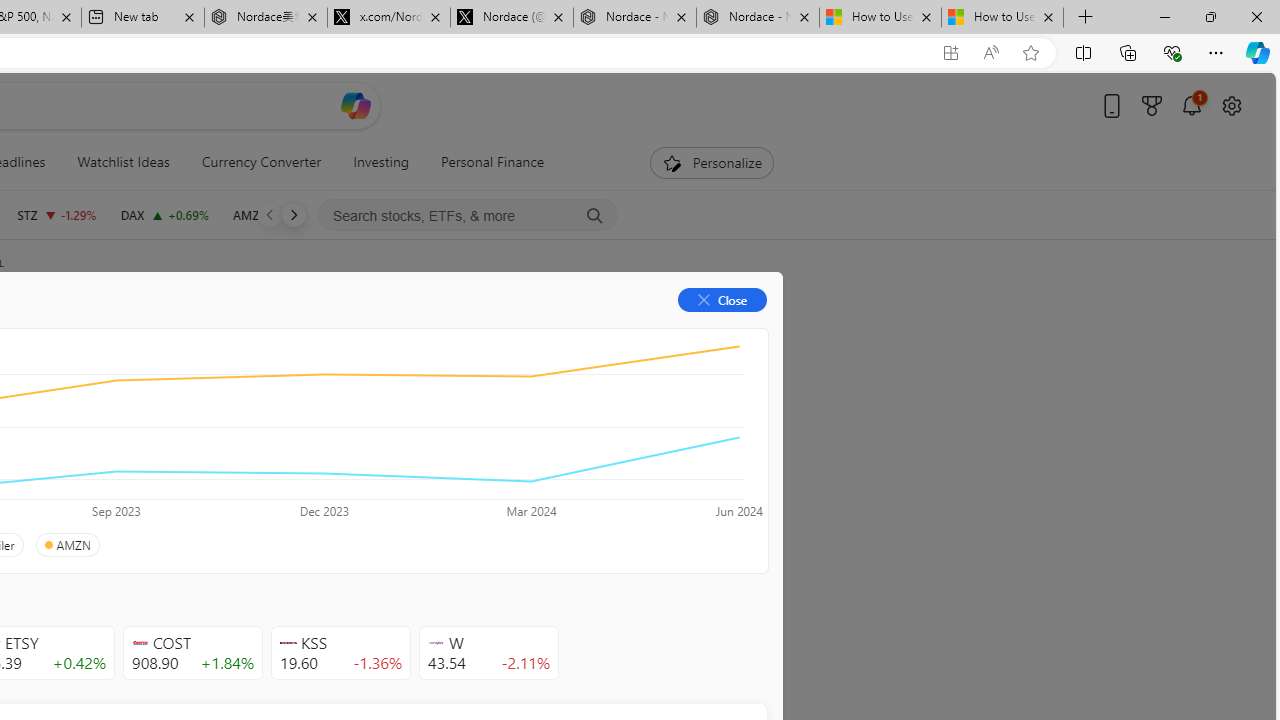  What do you see at coordinates (1192, 105) in the screenshot?
I see `'Notifications'` at bounding box center [1192, 105].